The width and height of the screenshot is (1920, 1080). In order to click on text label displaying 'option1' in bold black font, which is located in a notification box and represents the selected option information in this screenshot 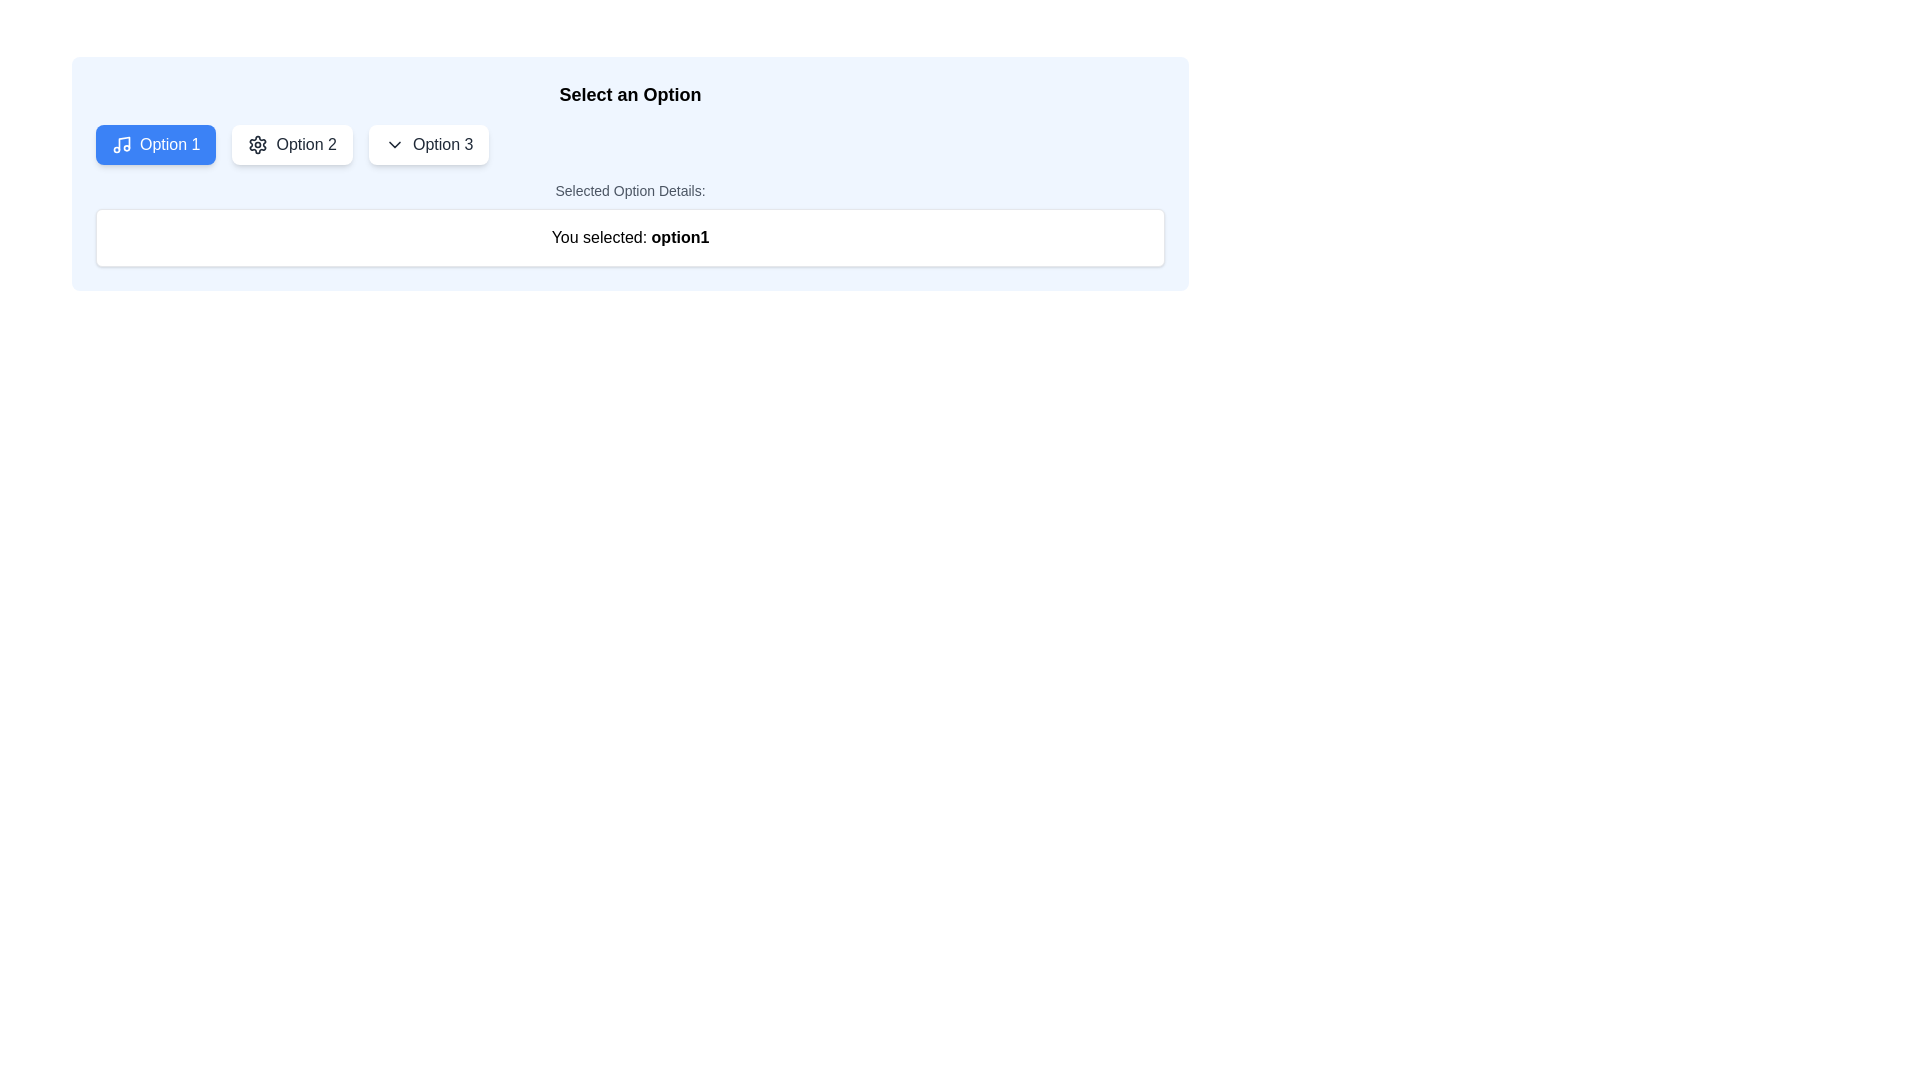, I will do `click(680, 236)`.